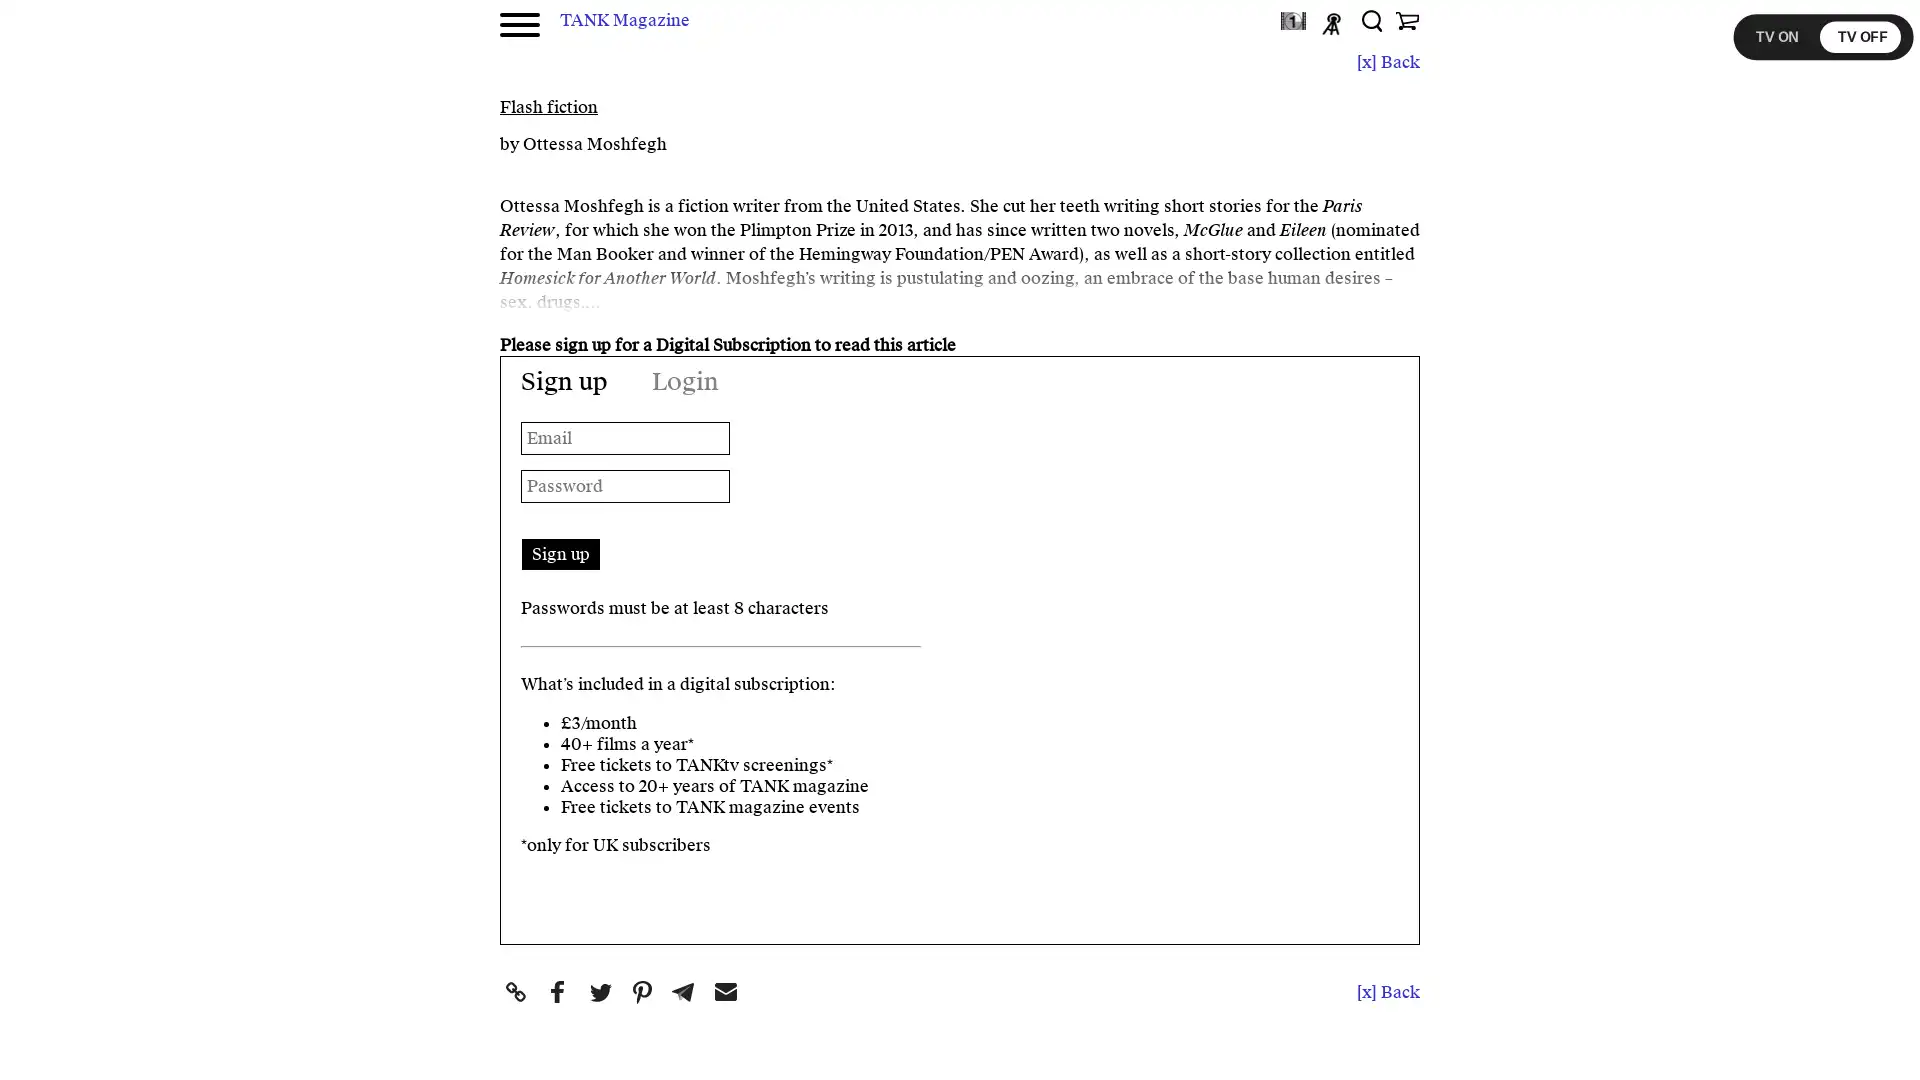  Describe the element at coordinates (647, 991) in the screenshot. I see `Share to Pinterest` at that location.